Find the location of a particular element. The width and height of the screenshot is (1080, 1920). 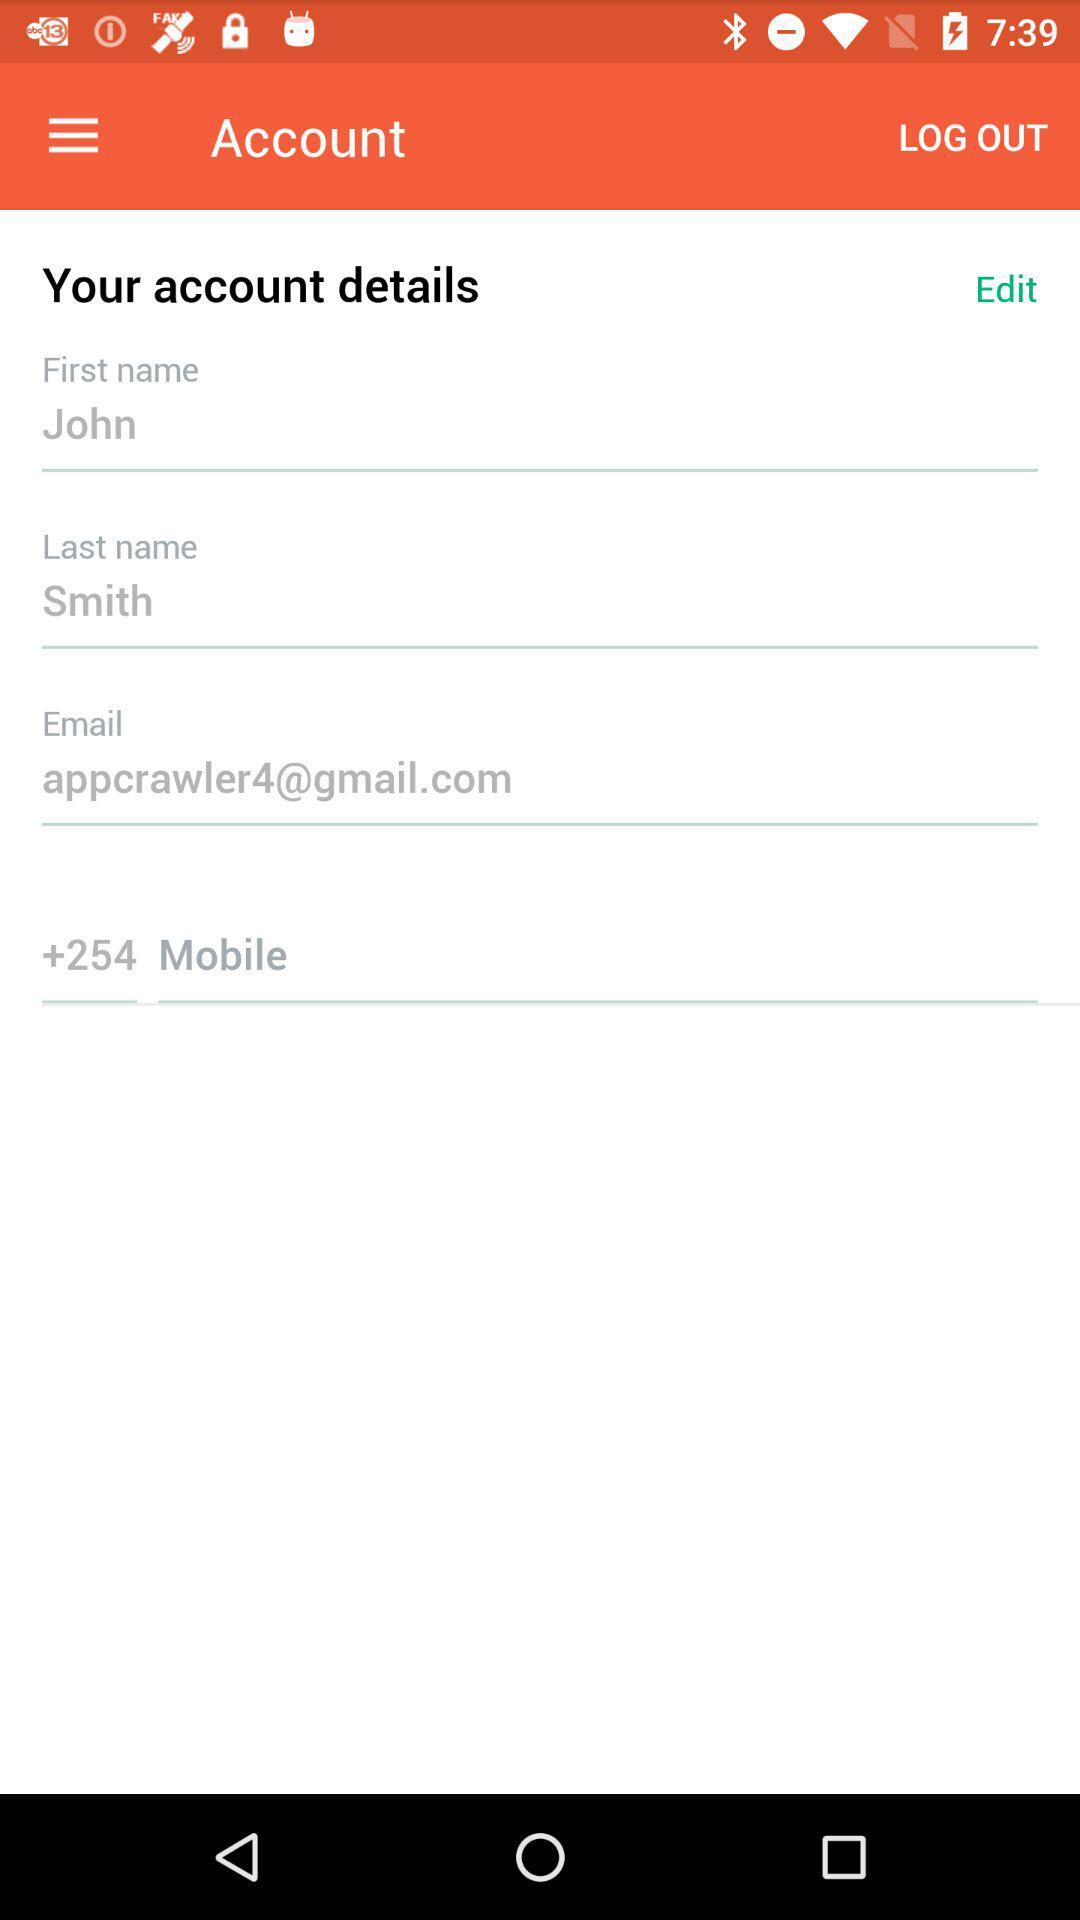

the item next to the your account details item is located at coordinates (1006, 287).